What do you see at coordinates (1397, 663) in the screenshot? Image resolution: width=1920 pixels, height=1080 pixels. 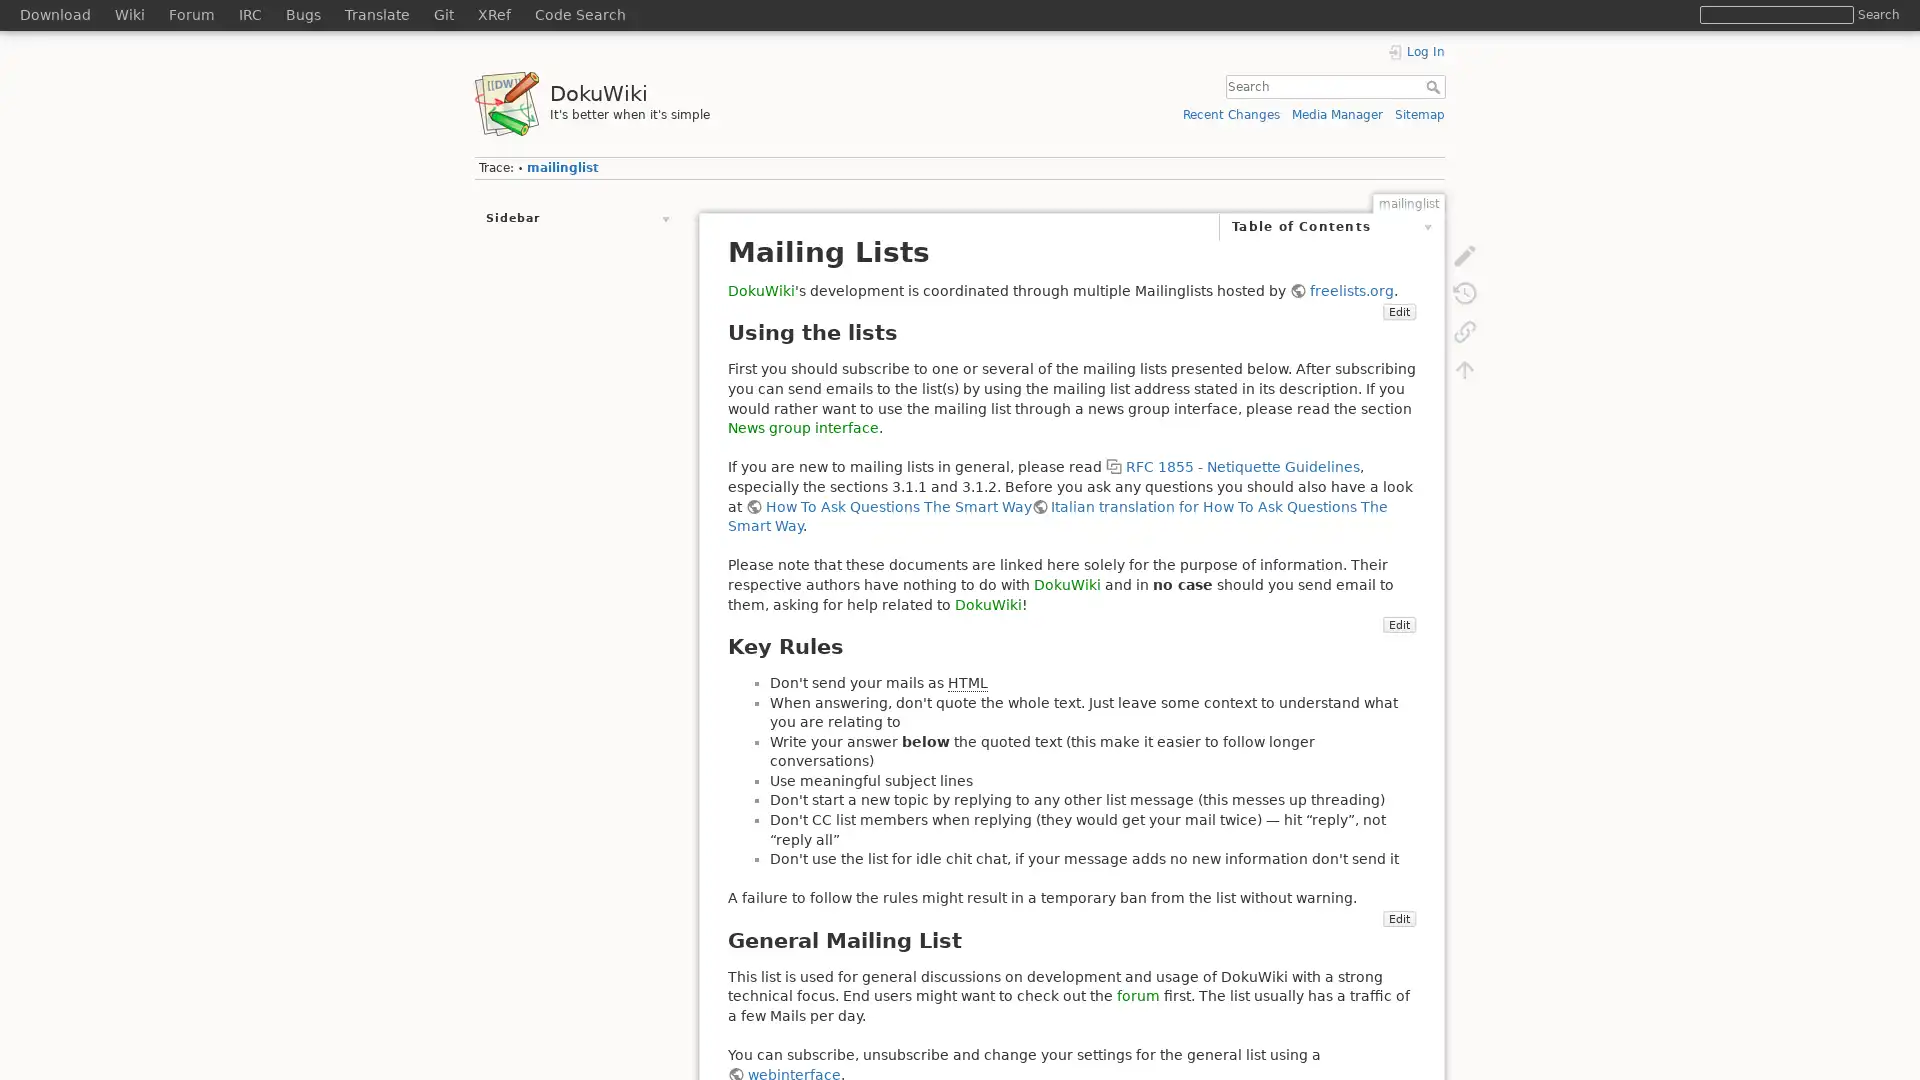 I see `Edit` at bounding box center [1397, 663].